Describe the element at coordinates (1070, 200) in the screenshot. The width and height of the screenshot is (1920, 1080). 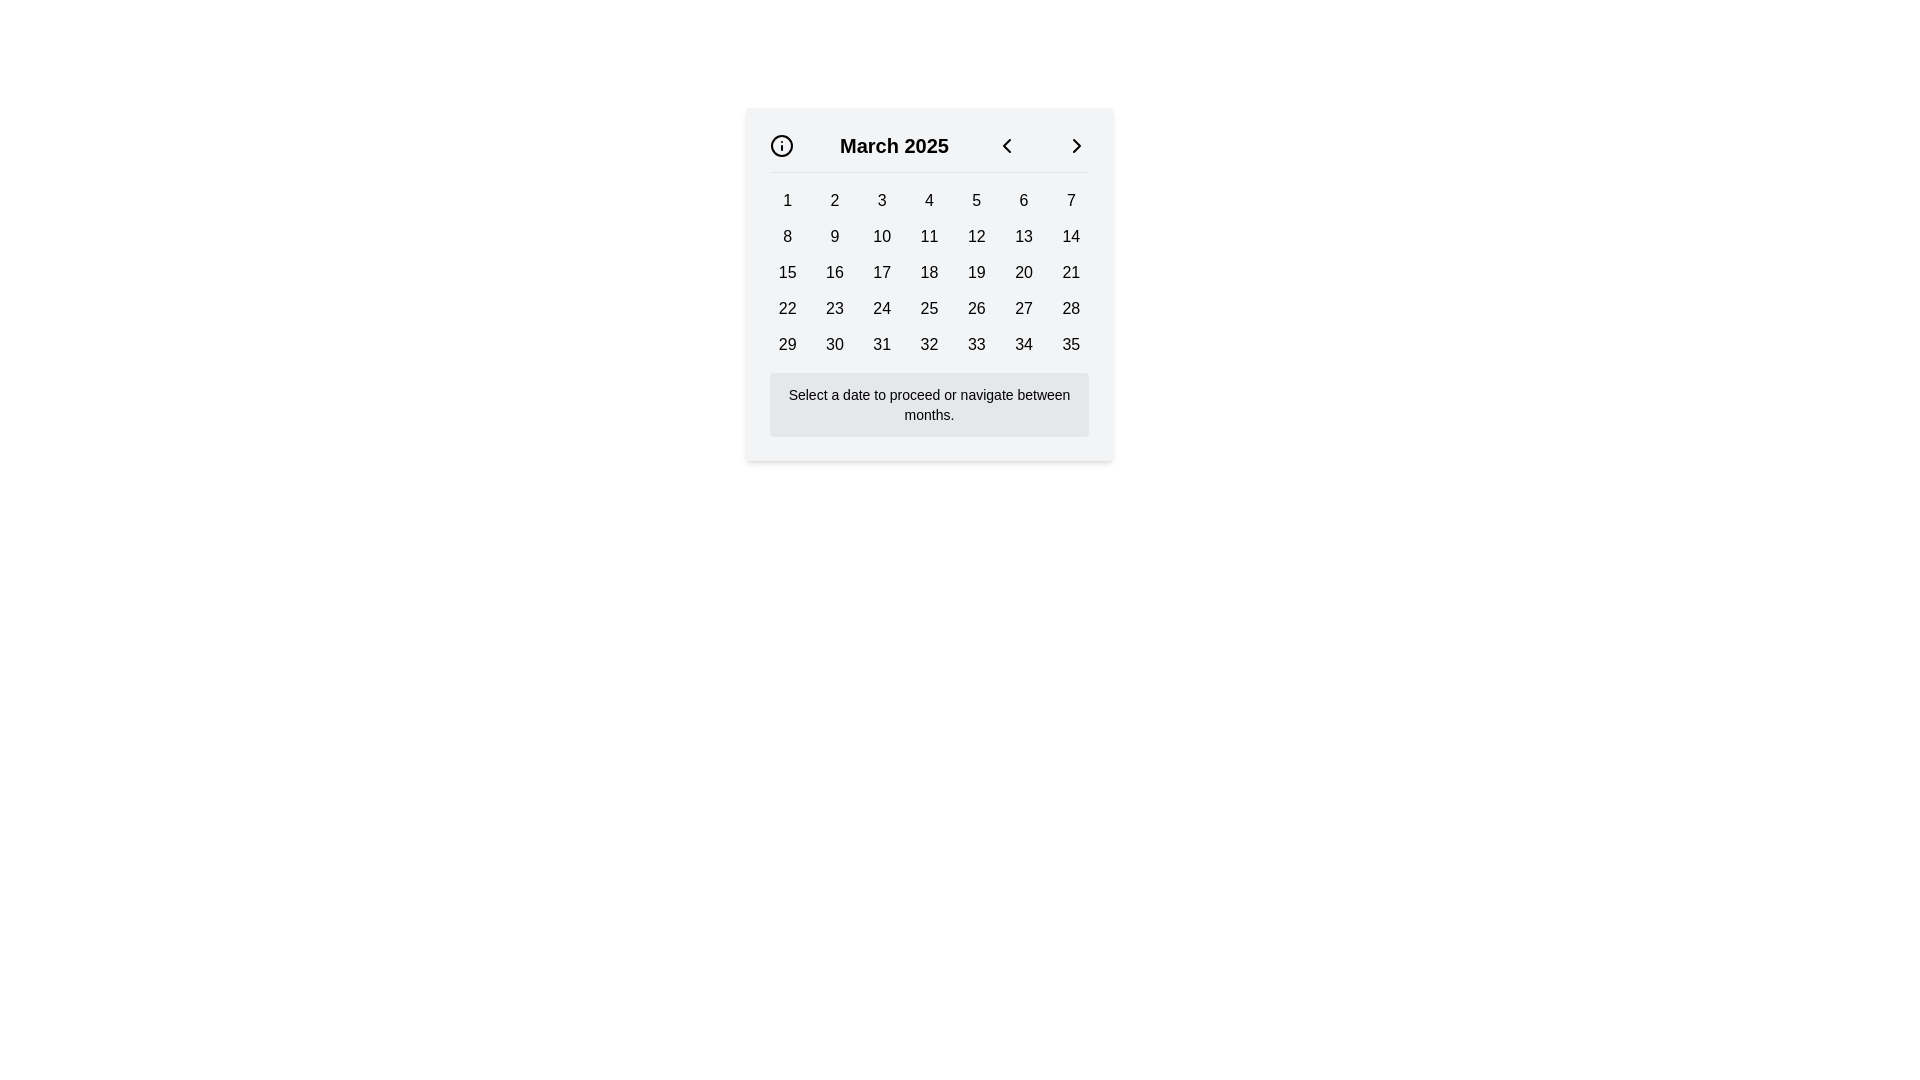
I see `the 7th day button in the upper-right corner of the first row of the calendar grid` at that location.